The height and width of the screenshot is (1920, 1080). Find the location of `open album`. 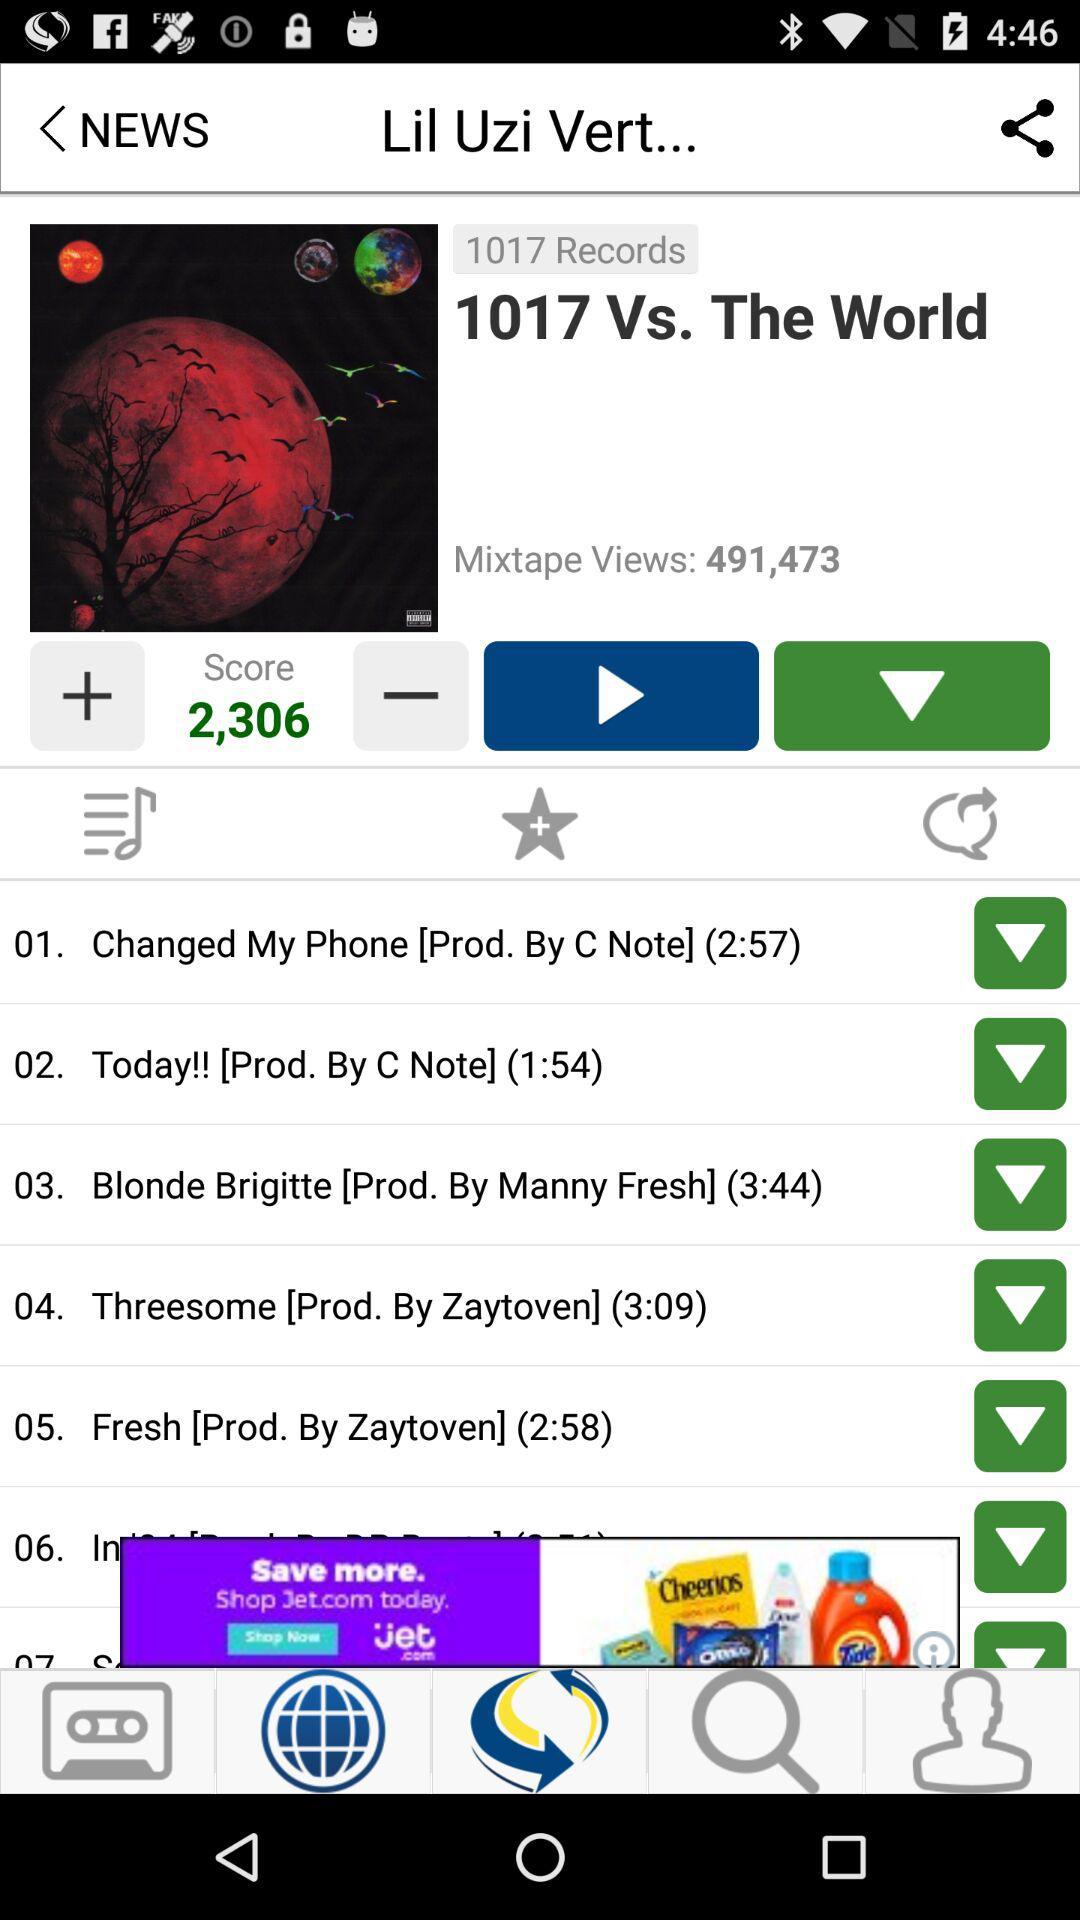

open album is located at coordinates (119, 823).